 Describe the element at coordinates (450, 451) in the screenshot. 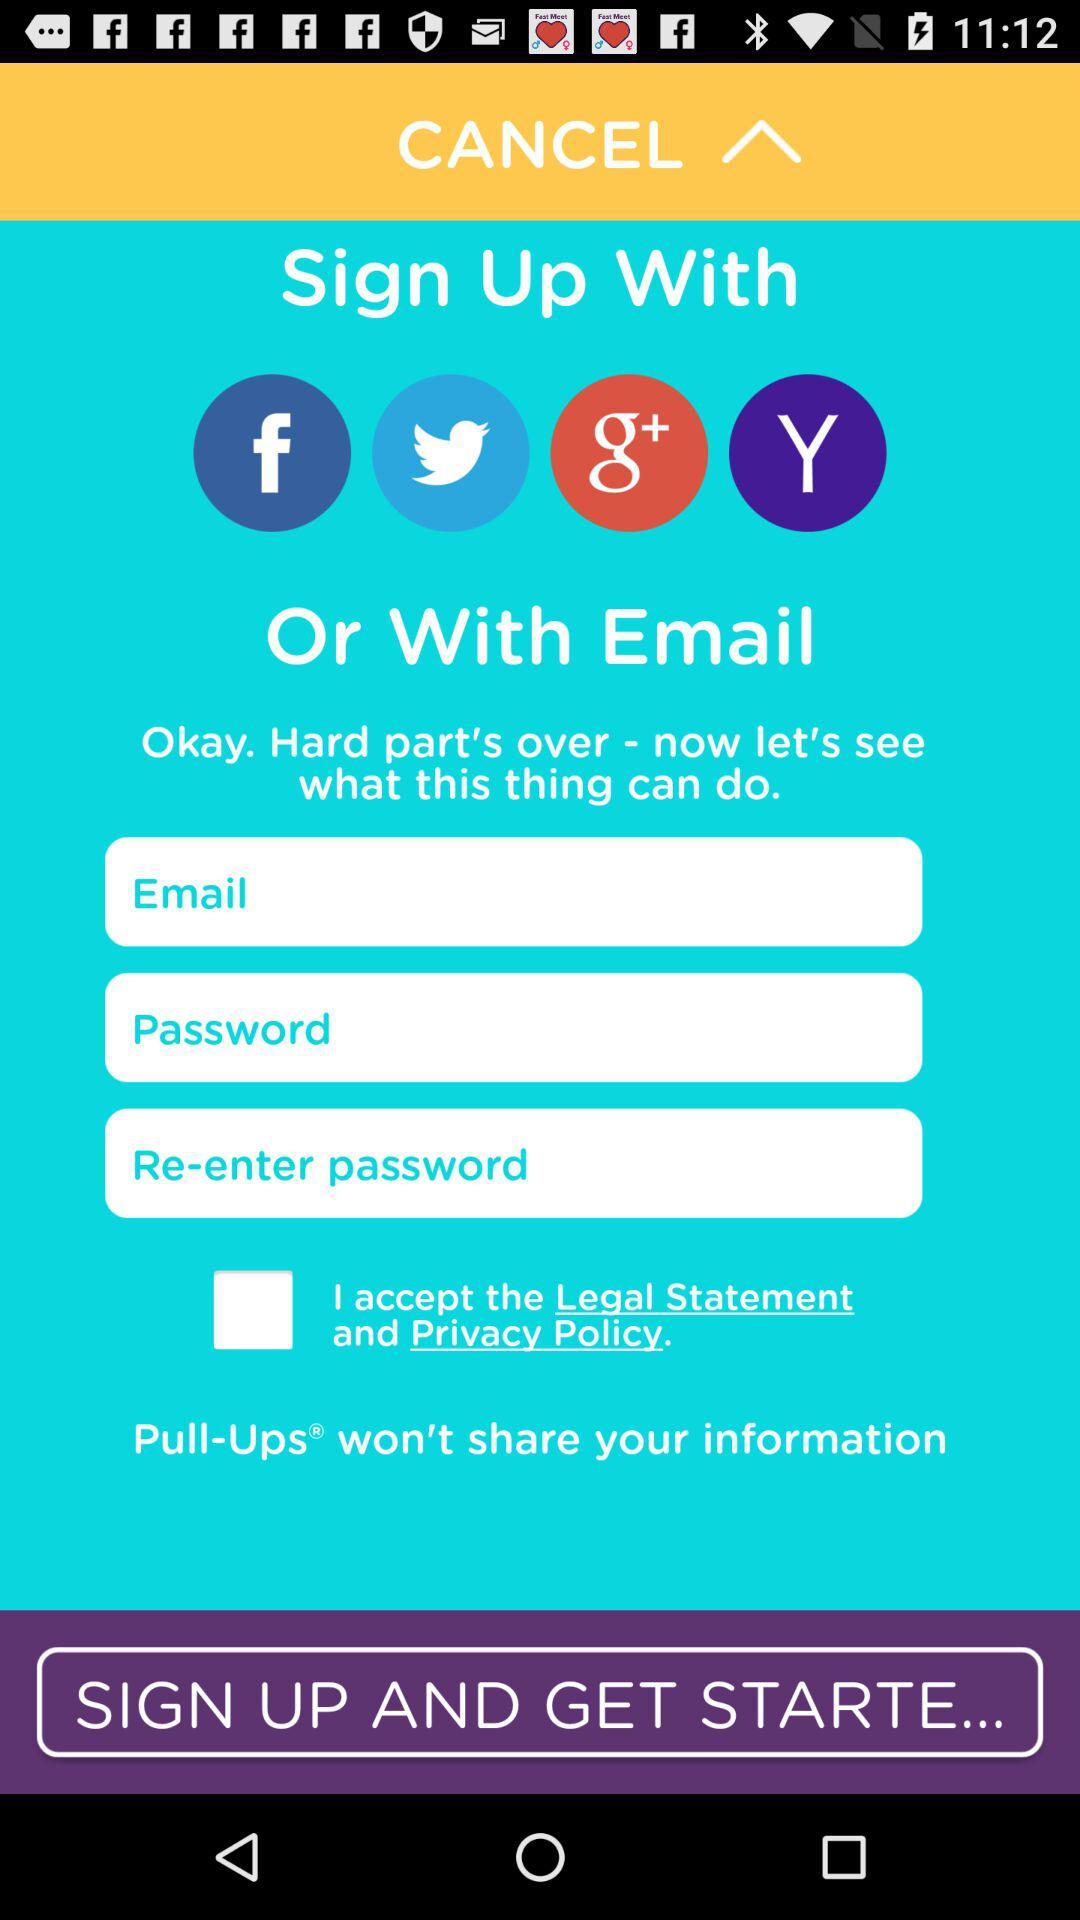

I see `twitter` at that location.